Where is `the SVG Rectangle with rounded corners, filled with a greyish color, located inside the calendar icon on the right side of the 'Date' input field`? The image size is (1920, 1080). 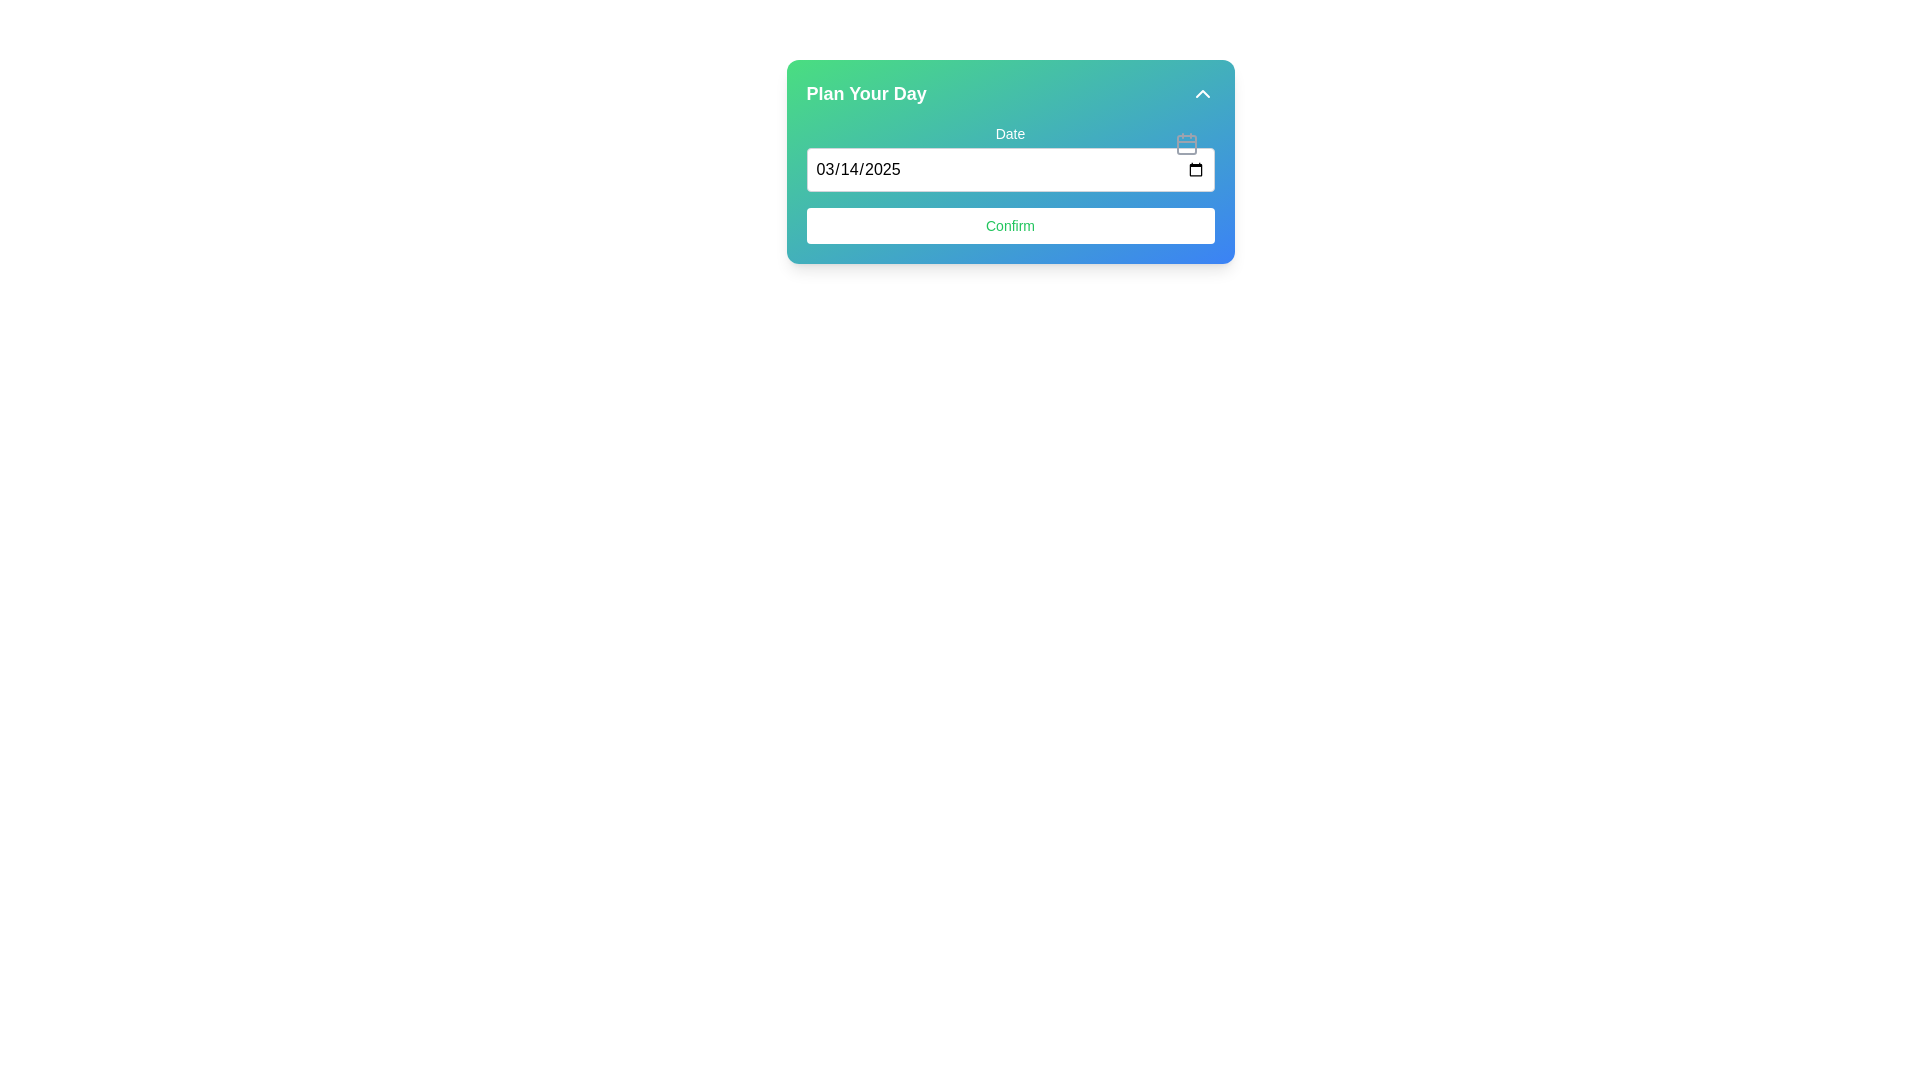
the SVG Rectangle with rounded corners, filled with a greyish color, located inside the calendar icon on the right side of the 'Date' input field is located at coordinates (1186, 144).